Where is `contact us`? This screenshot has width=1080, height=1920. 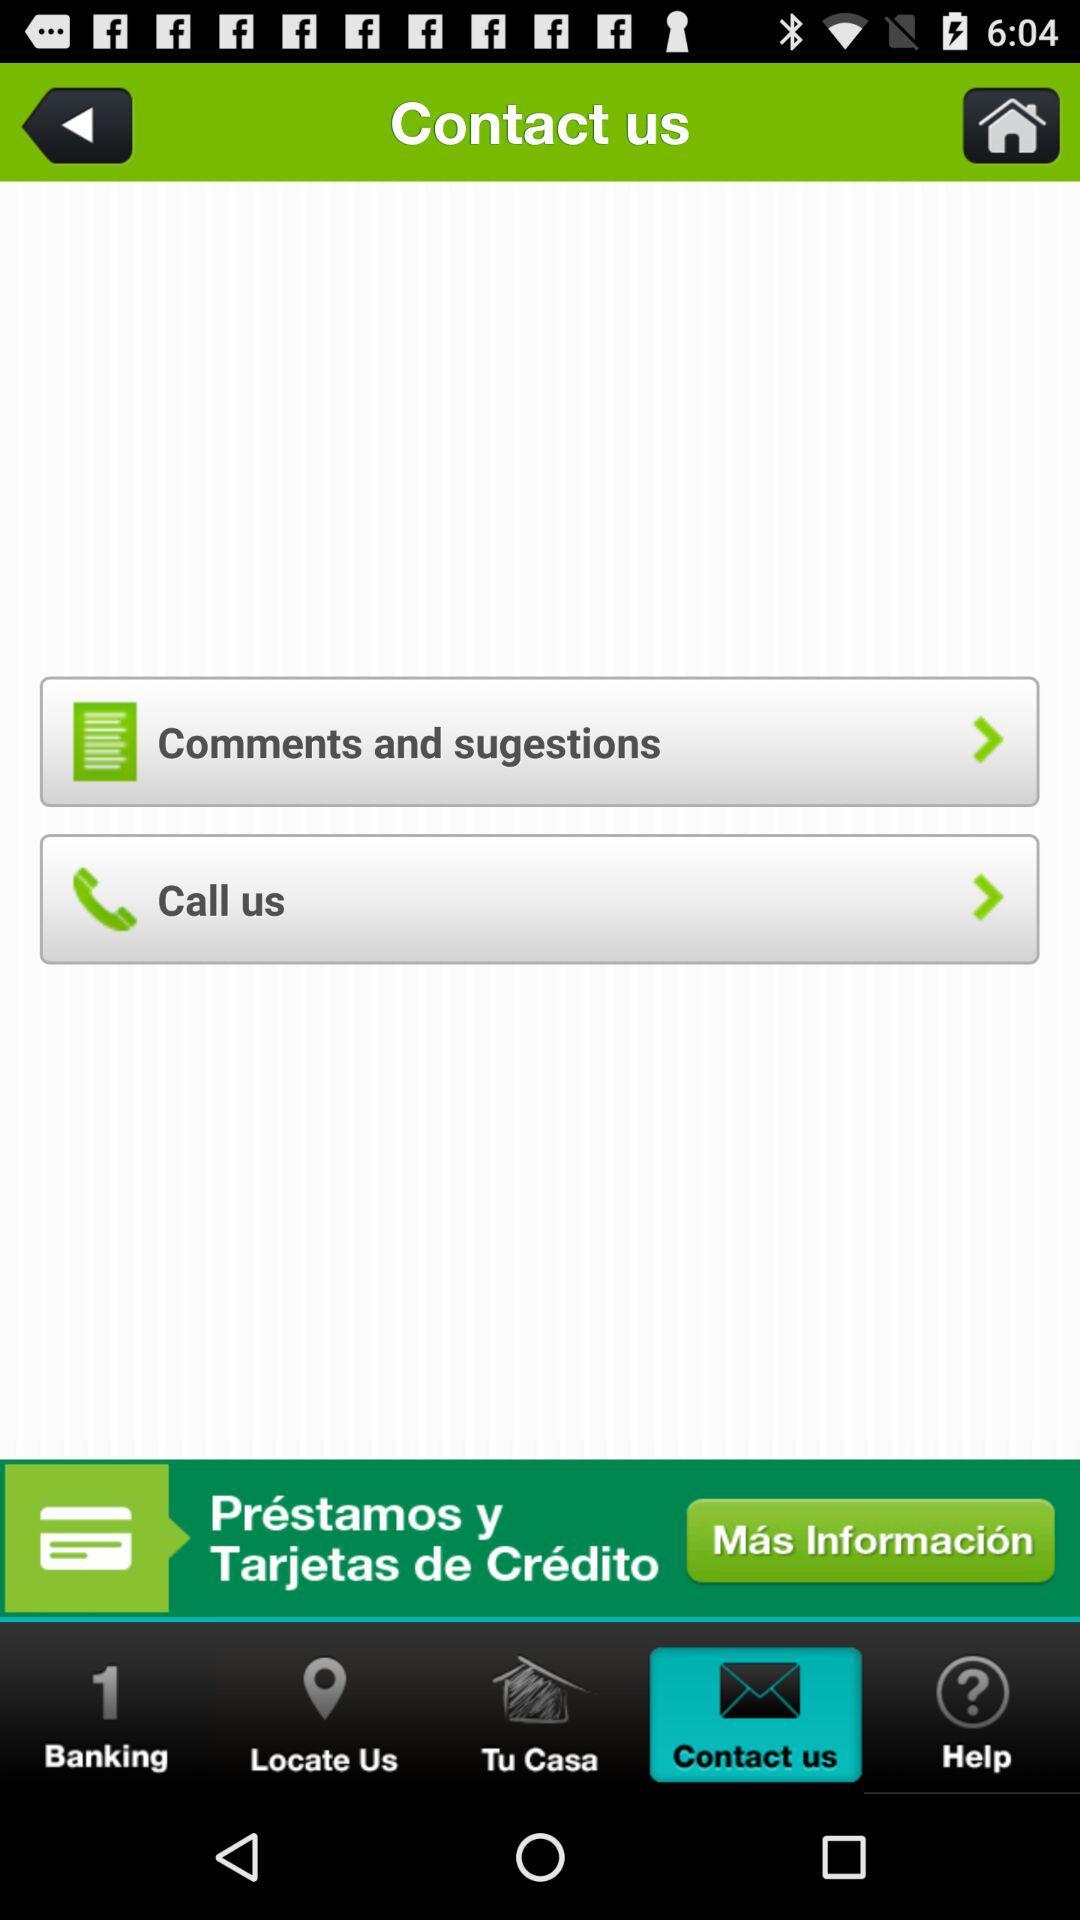
contact us is located at coordinates (756, 1707).